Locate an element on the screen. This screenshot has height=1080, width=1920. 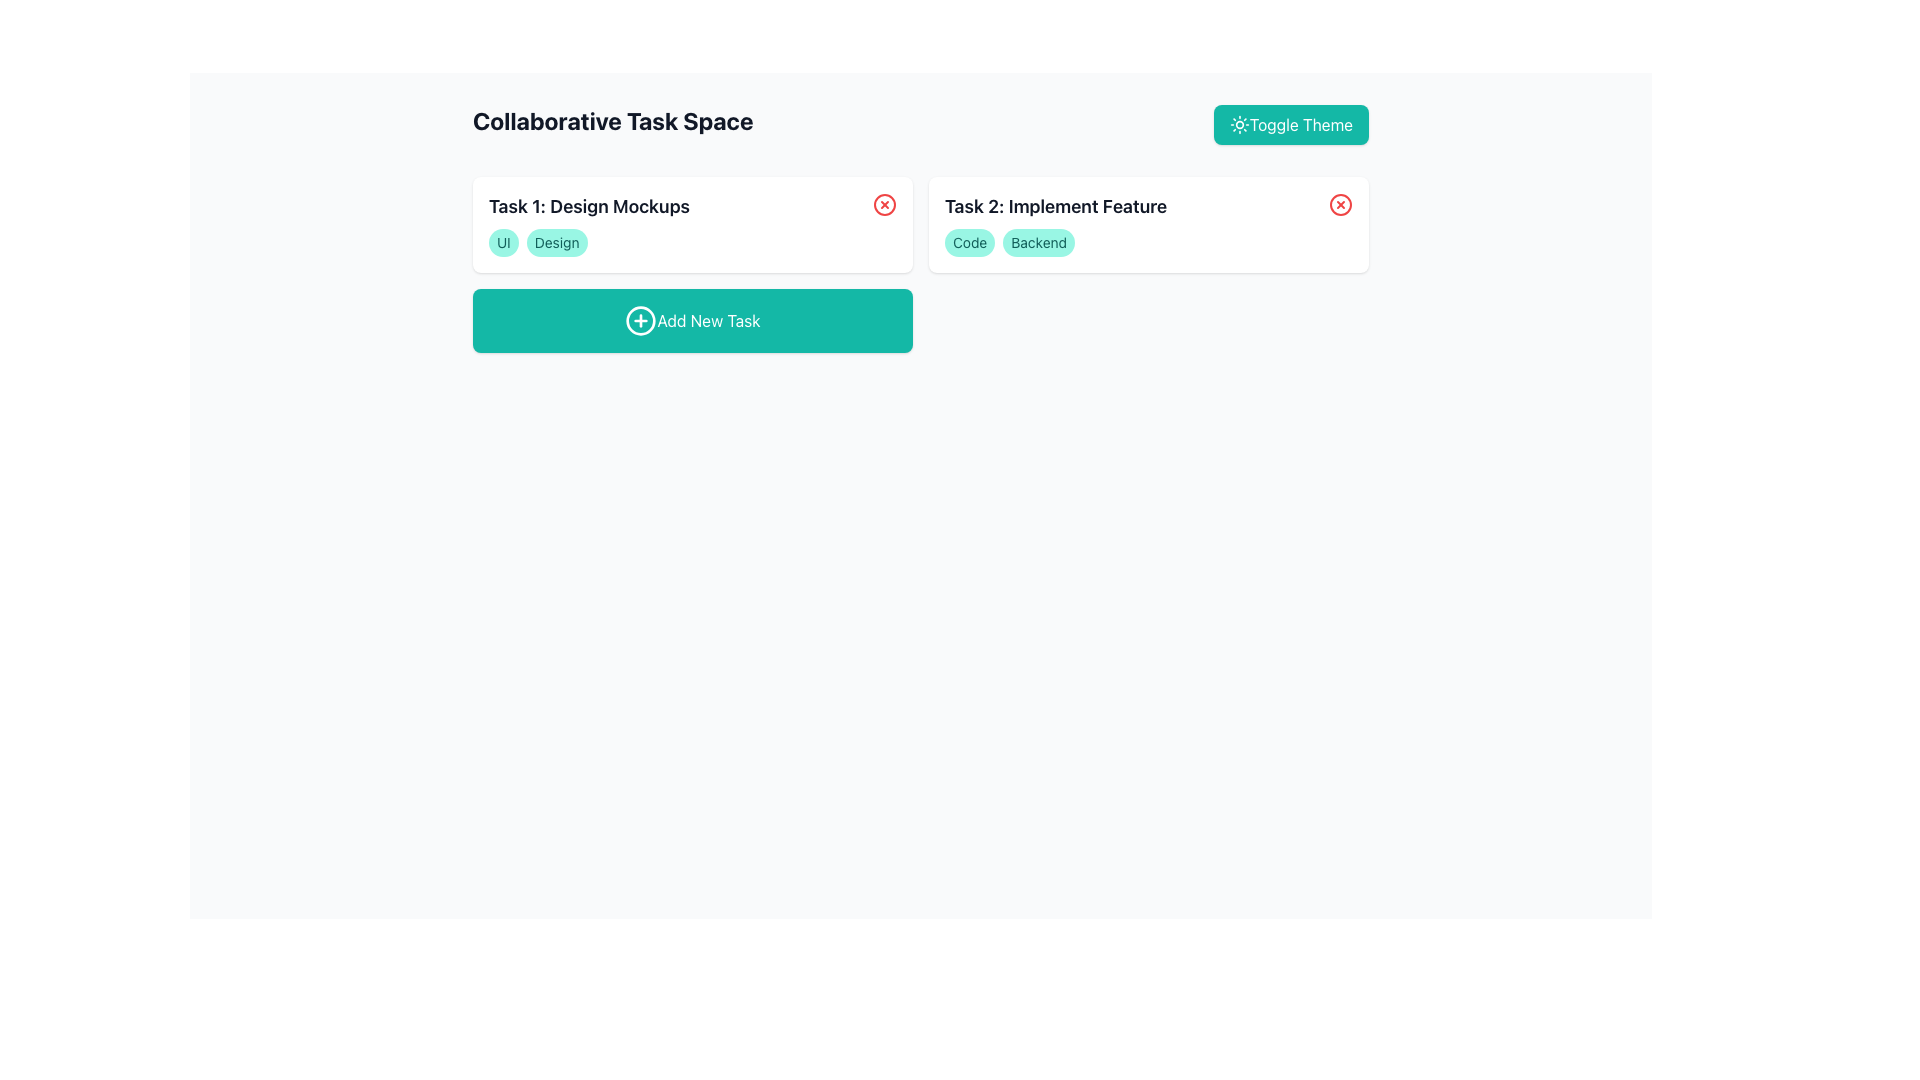
the theme toggle button located at the top-right corner of the application, next to the title 'Collaborative Task Space', to switch between light and dark modes is located at coordinates (1291, 124).